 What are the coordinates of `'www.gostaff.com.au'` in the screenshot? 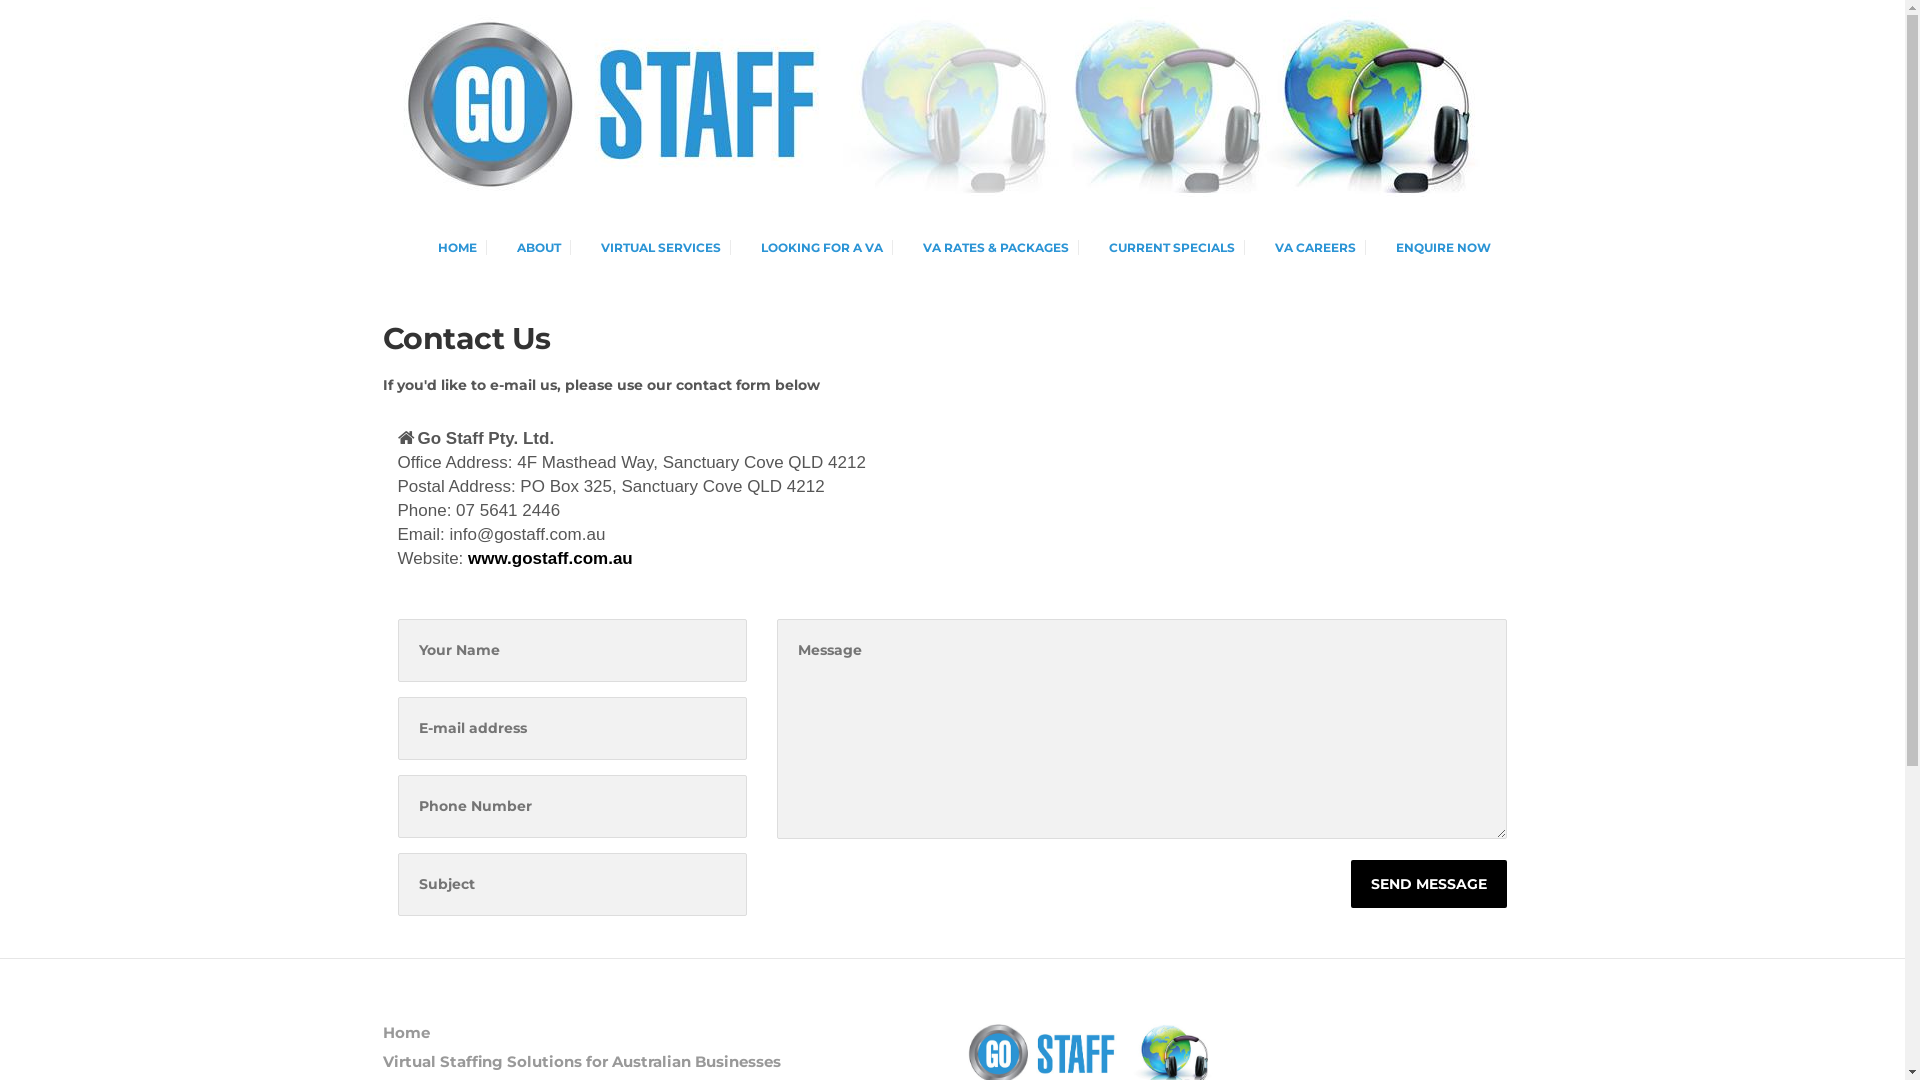 It's located at (550, 558).